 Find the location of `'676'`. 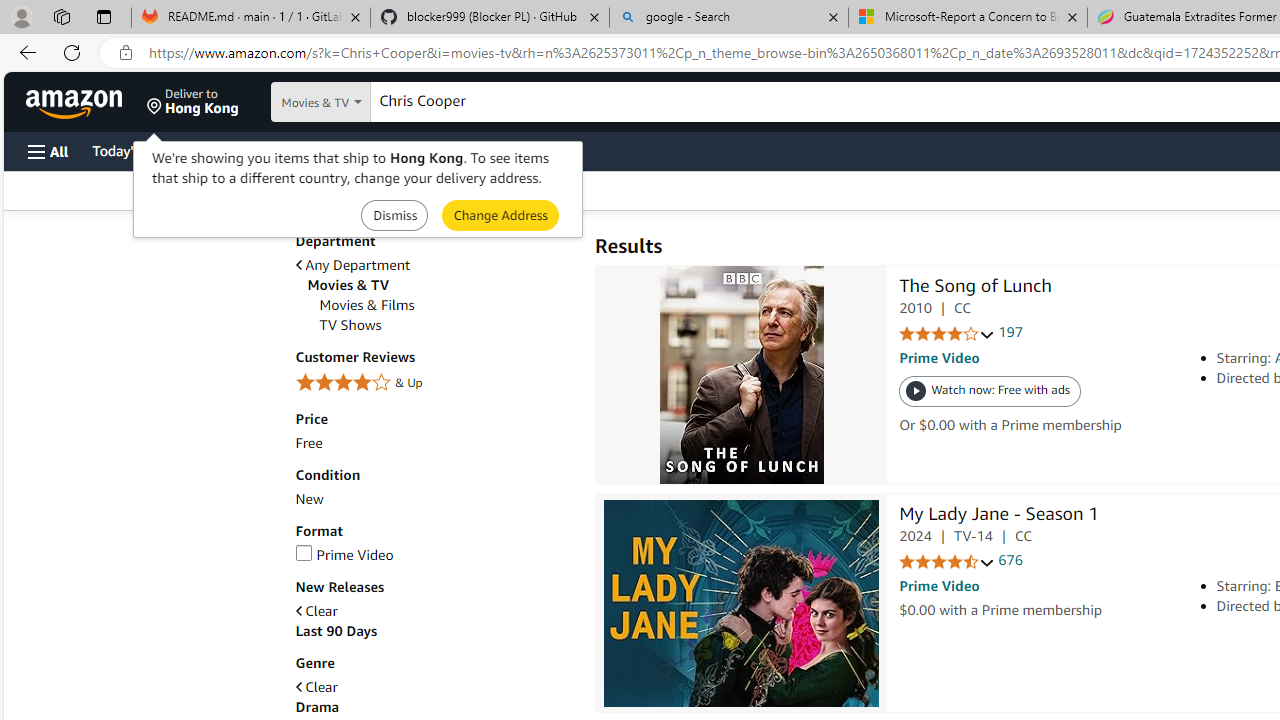

'676' is located at coordinates (1010, 560).